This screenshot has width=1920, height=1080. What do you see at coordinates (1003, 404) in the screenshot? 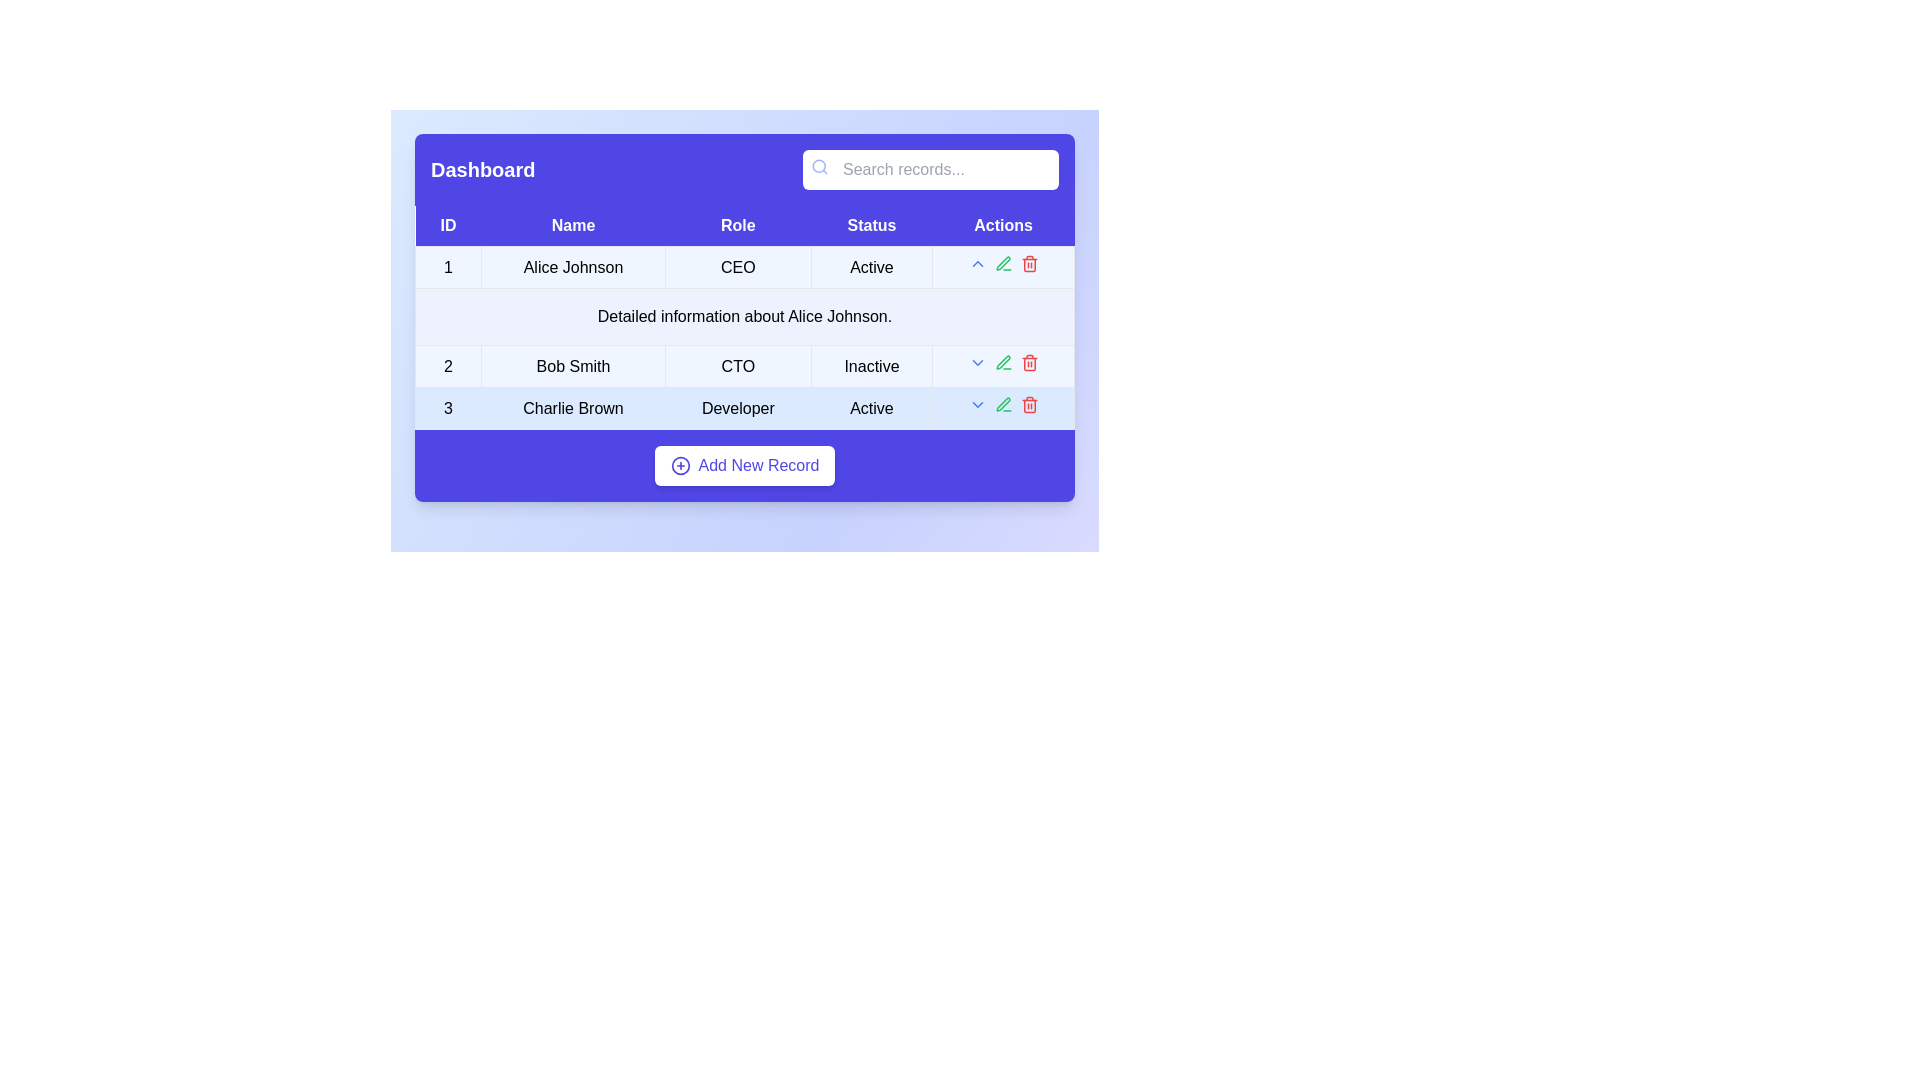
I see `the pen icon in the 'Actions' column of the first row associated with 'Alice Johnson'` at bounding box center [1003, 404].